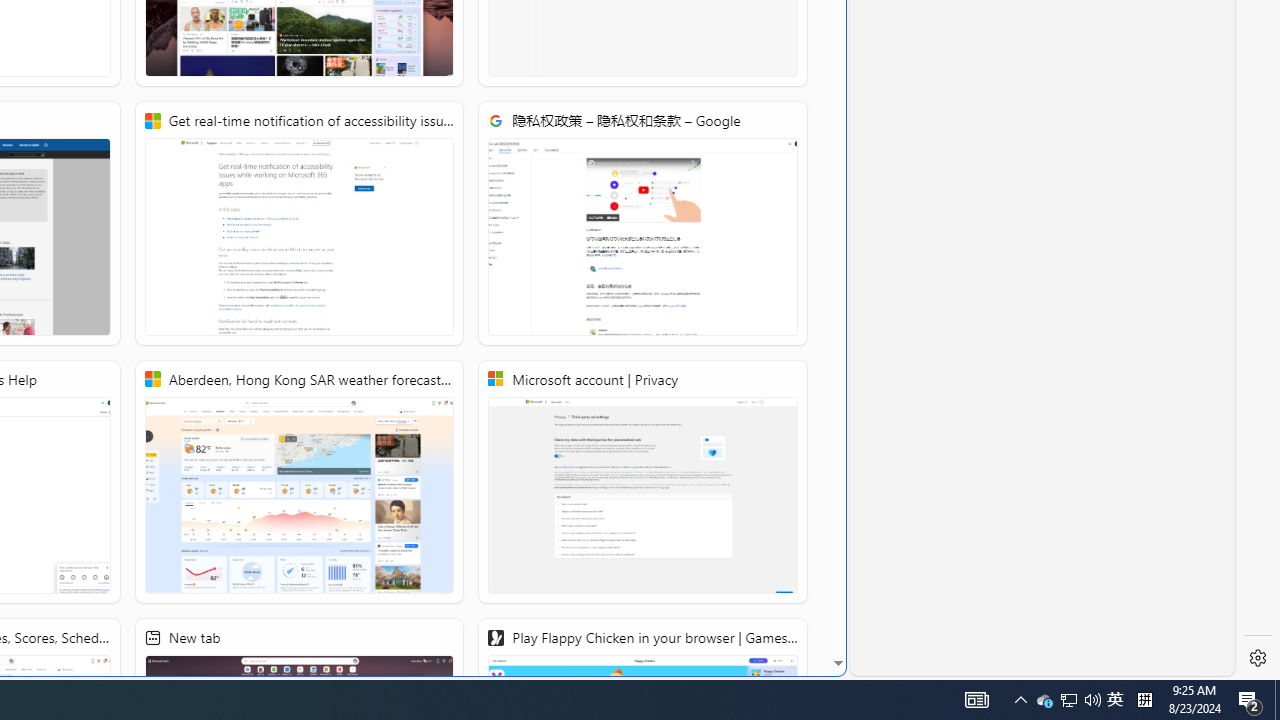 The image size is (1280, 720). I want to click on 'Aberdeen, Hong Kong SAR weather forecast | Microsoft Weather', so click(297, 482).